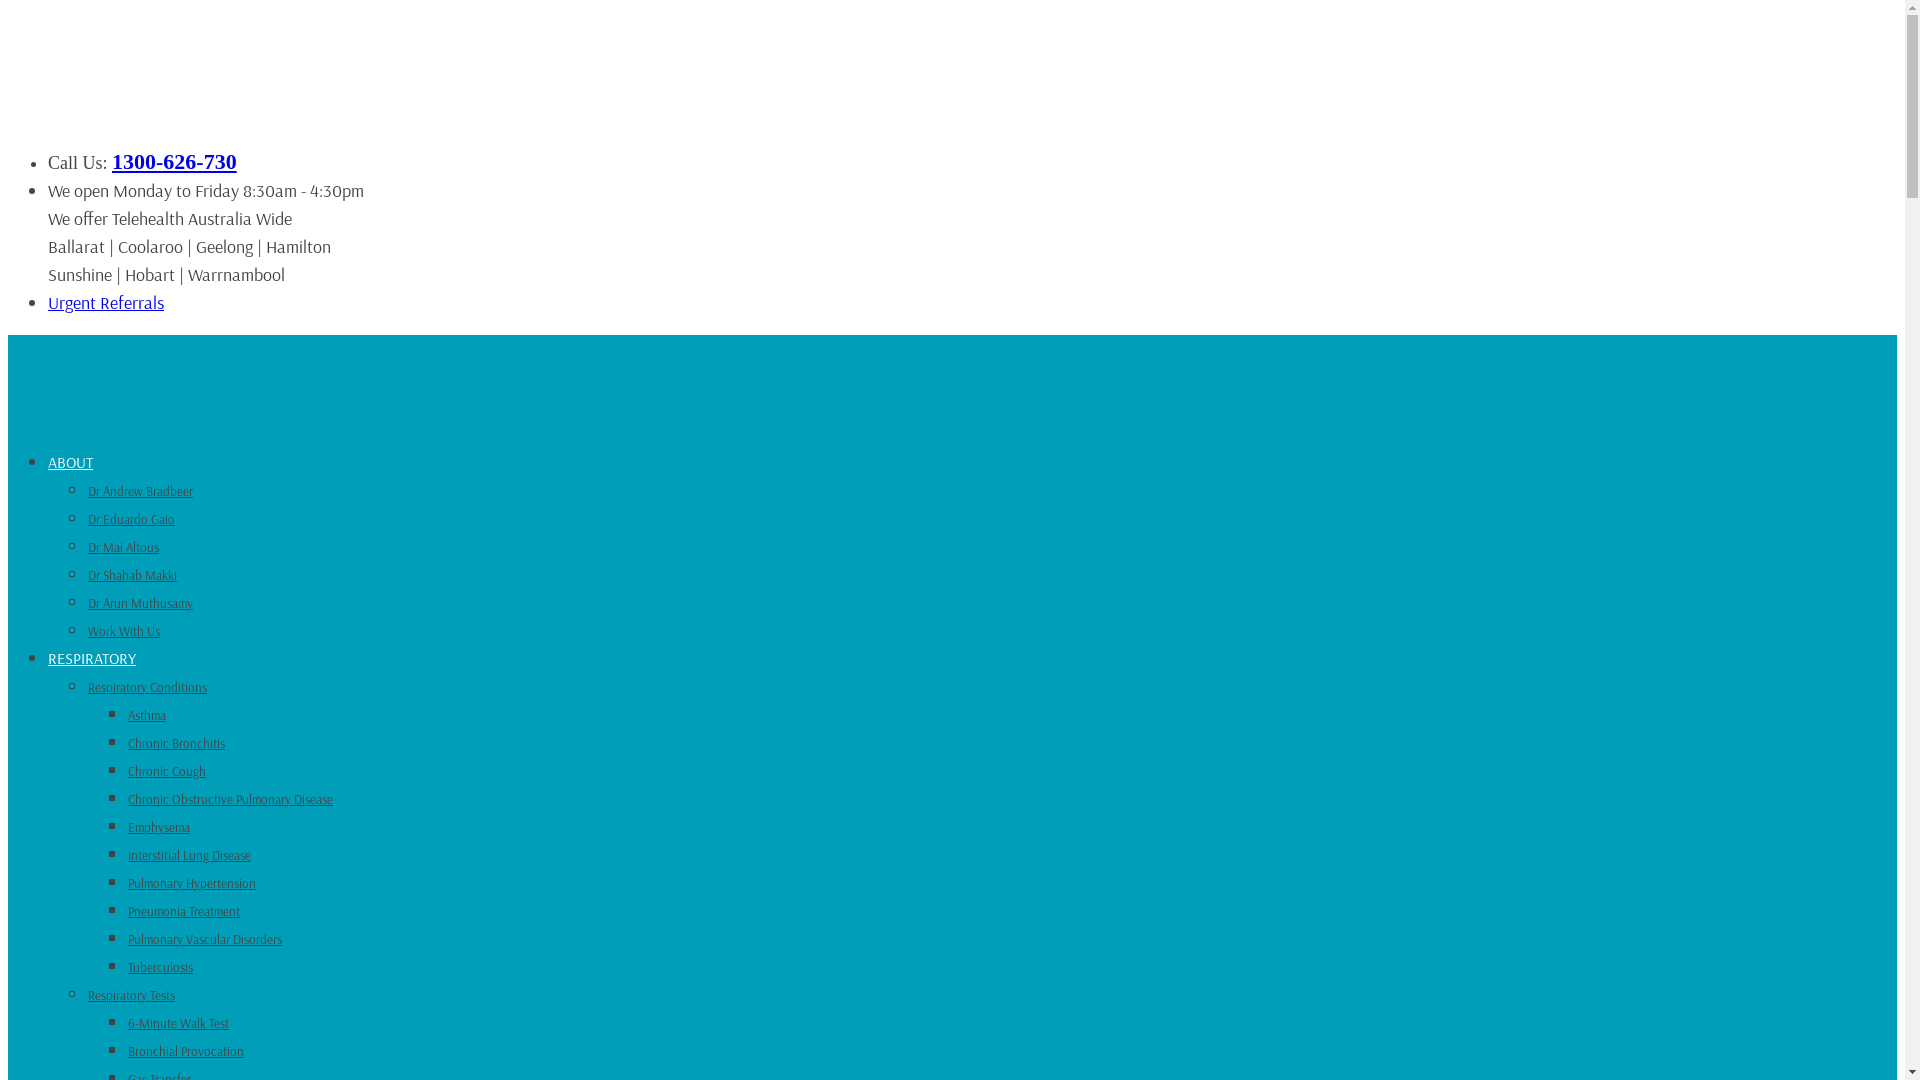  Describe the element at coordinates (139, 601) in the screenshot. I see `'Dr Arun Muthusamy'` at that location.